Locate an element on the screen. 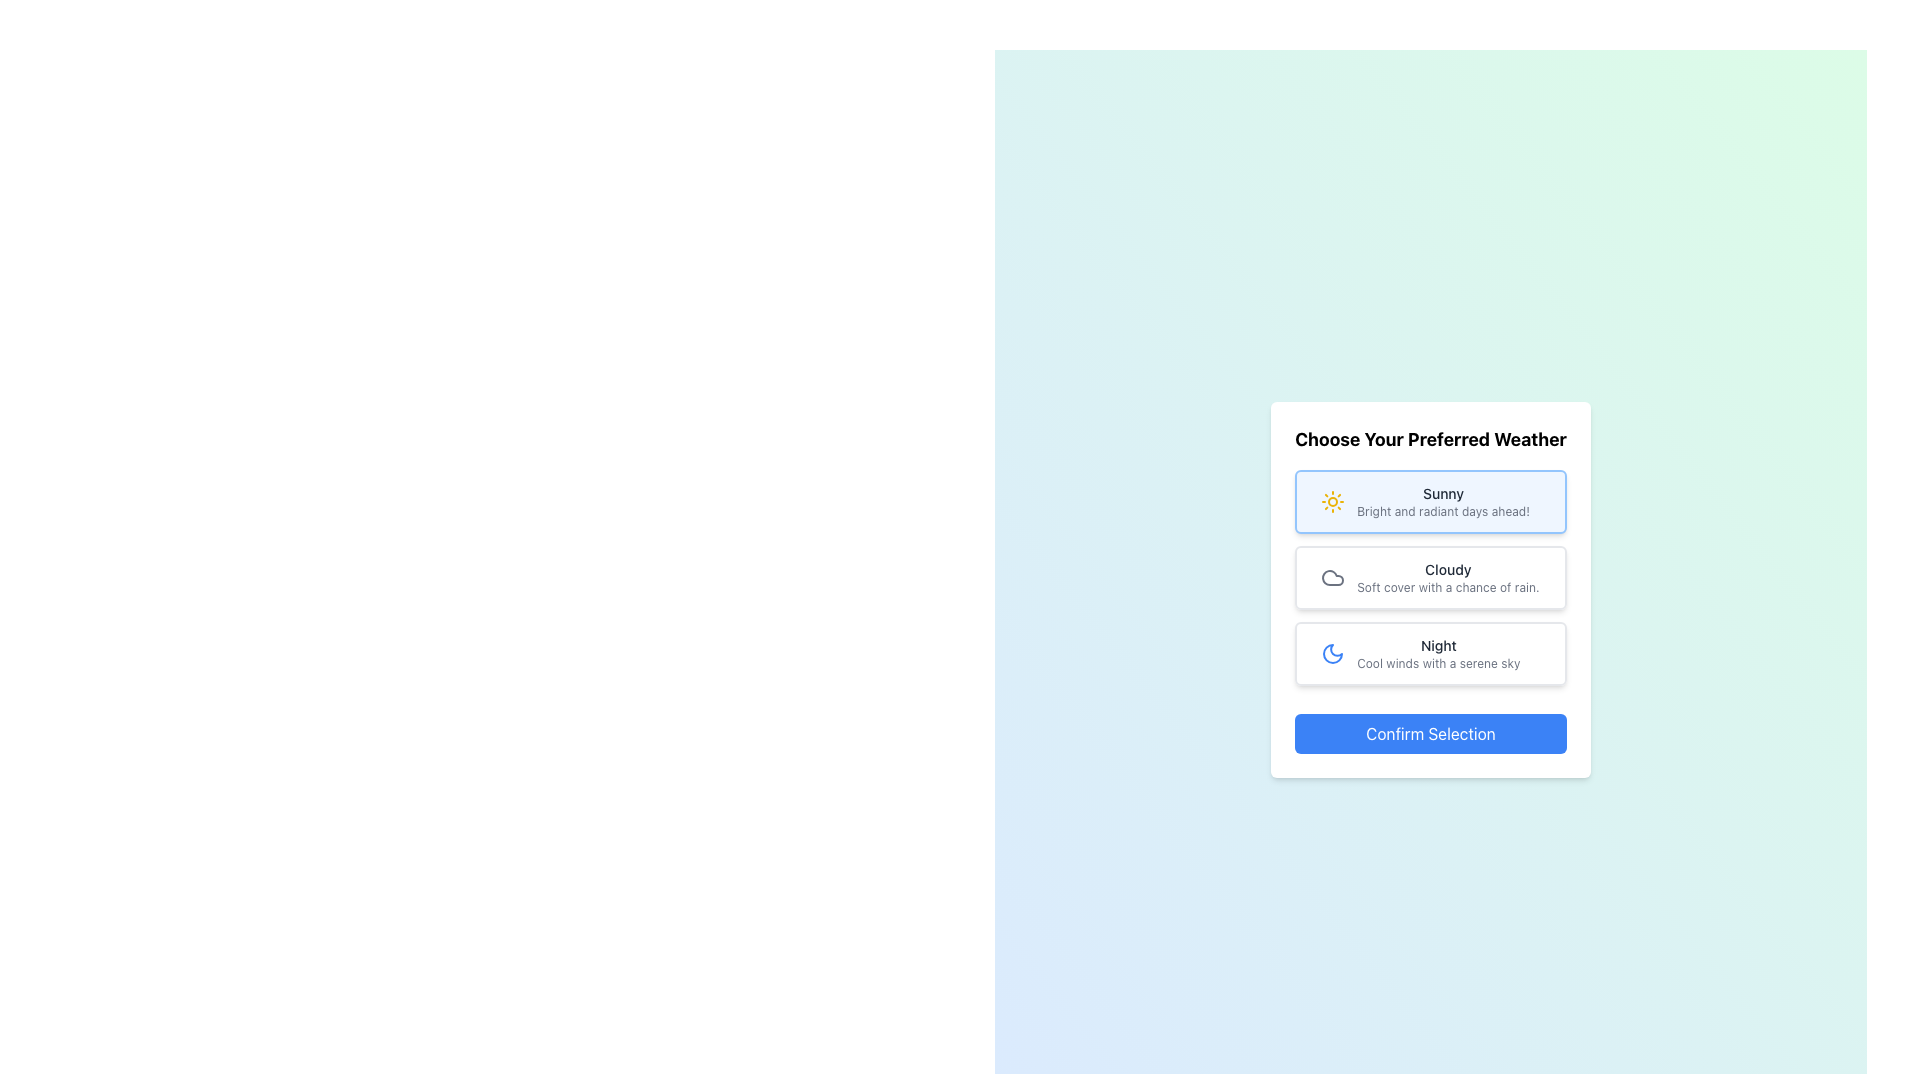 This screenshot has height=1080, width=1920. the gray outlined cloud icon representing the 'Cloudy' weather selection option, which is positioned to the left of the textual description 'Soft cover with a chance of rain.' is located at coordinates (1333, 578).